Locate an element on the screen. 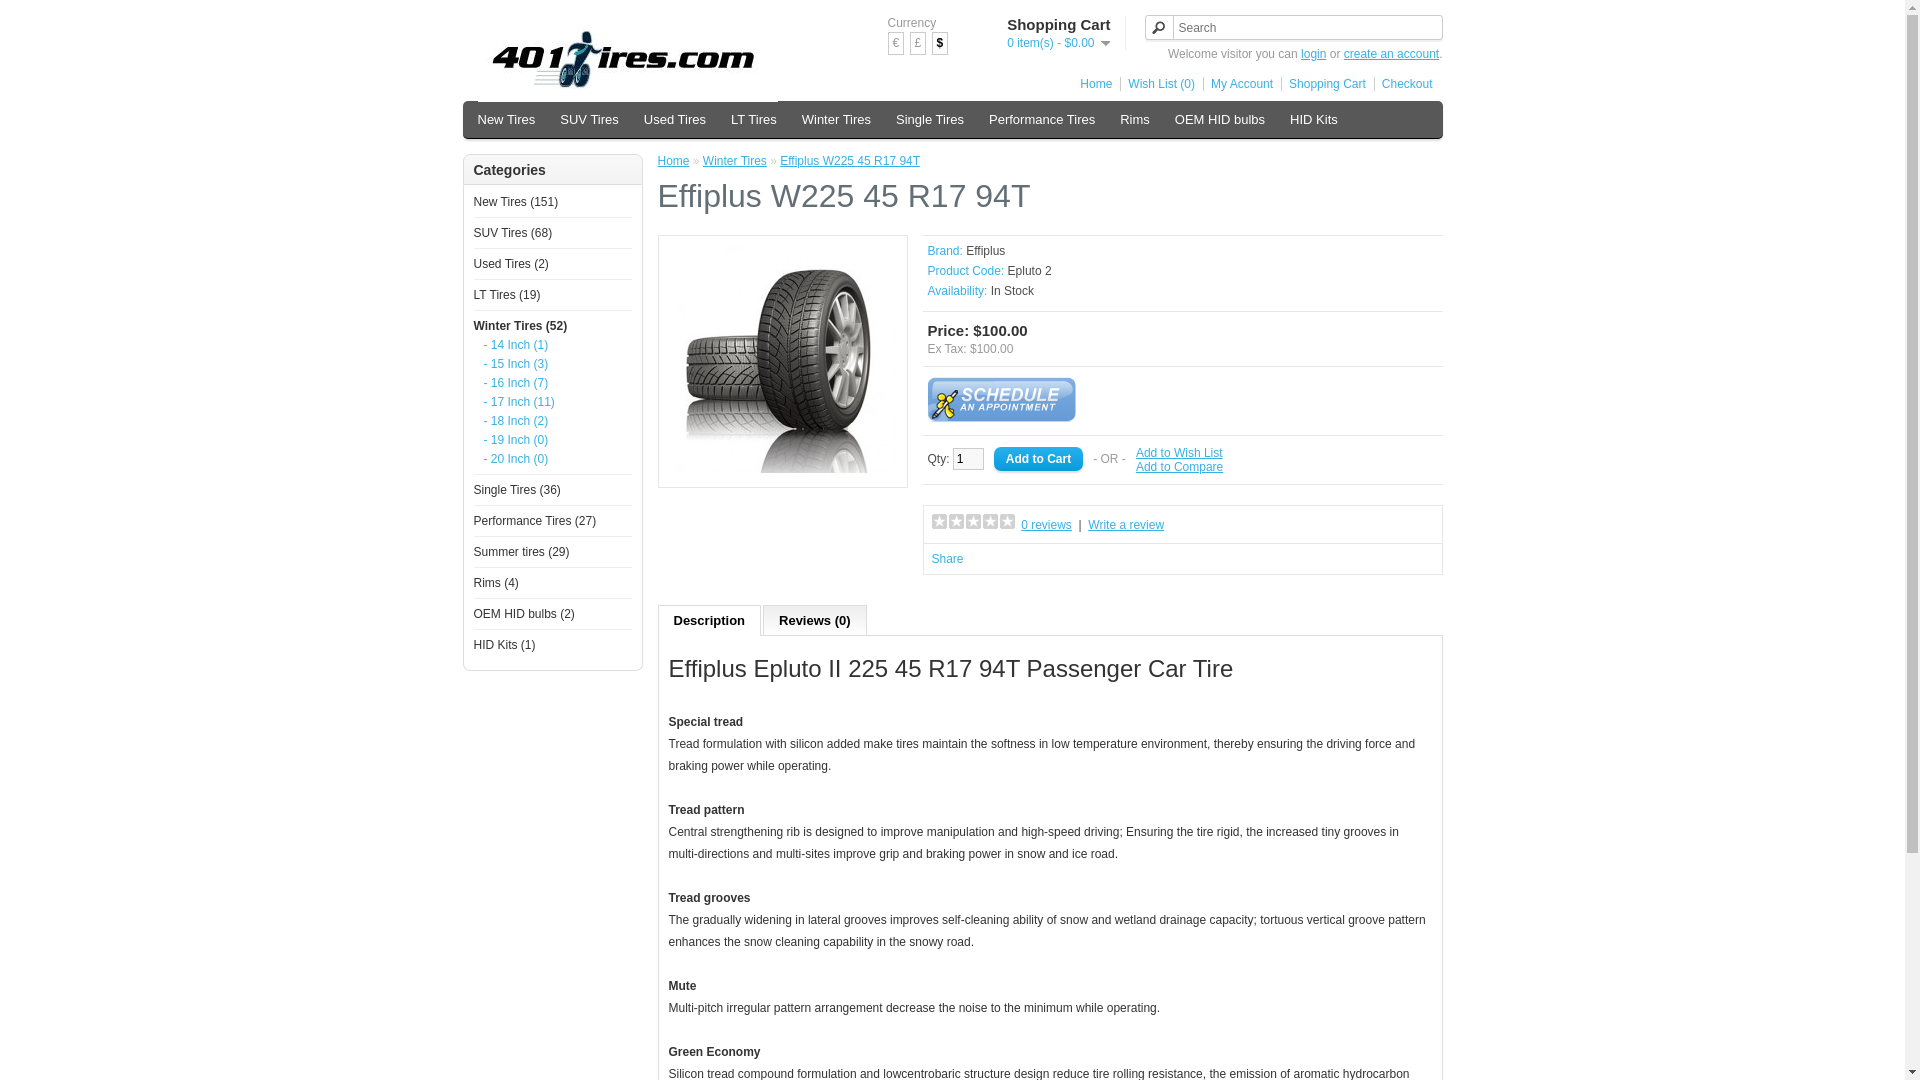 The width and height of the screenshot is (1920, 1080). 'Home' is located at coordinates (1091, 83).